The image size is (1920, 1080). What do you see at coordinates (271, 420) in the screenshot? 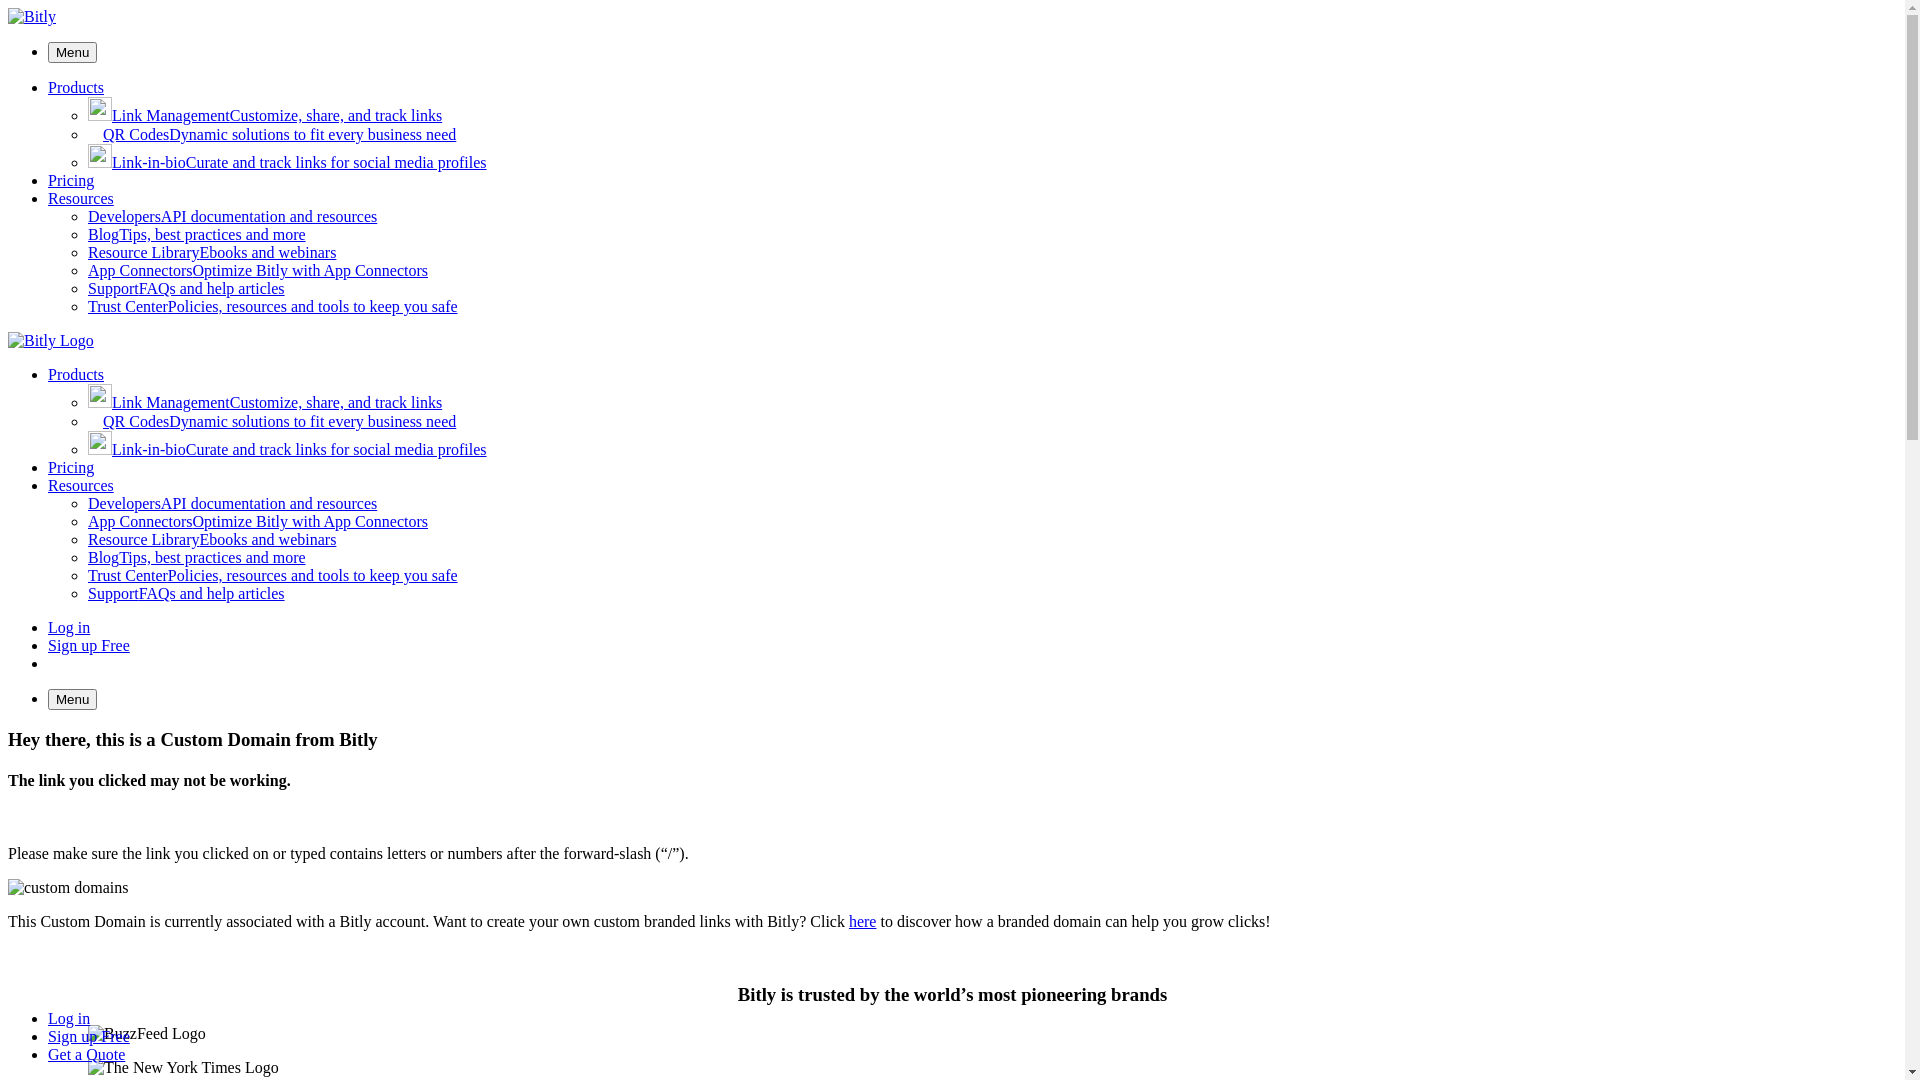
I see `'QR CodesDynamic solutions to fit every business need'` at bounding box center [271, 420].